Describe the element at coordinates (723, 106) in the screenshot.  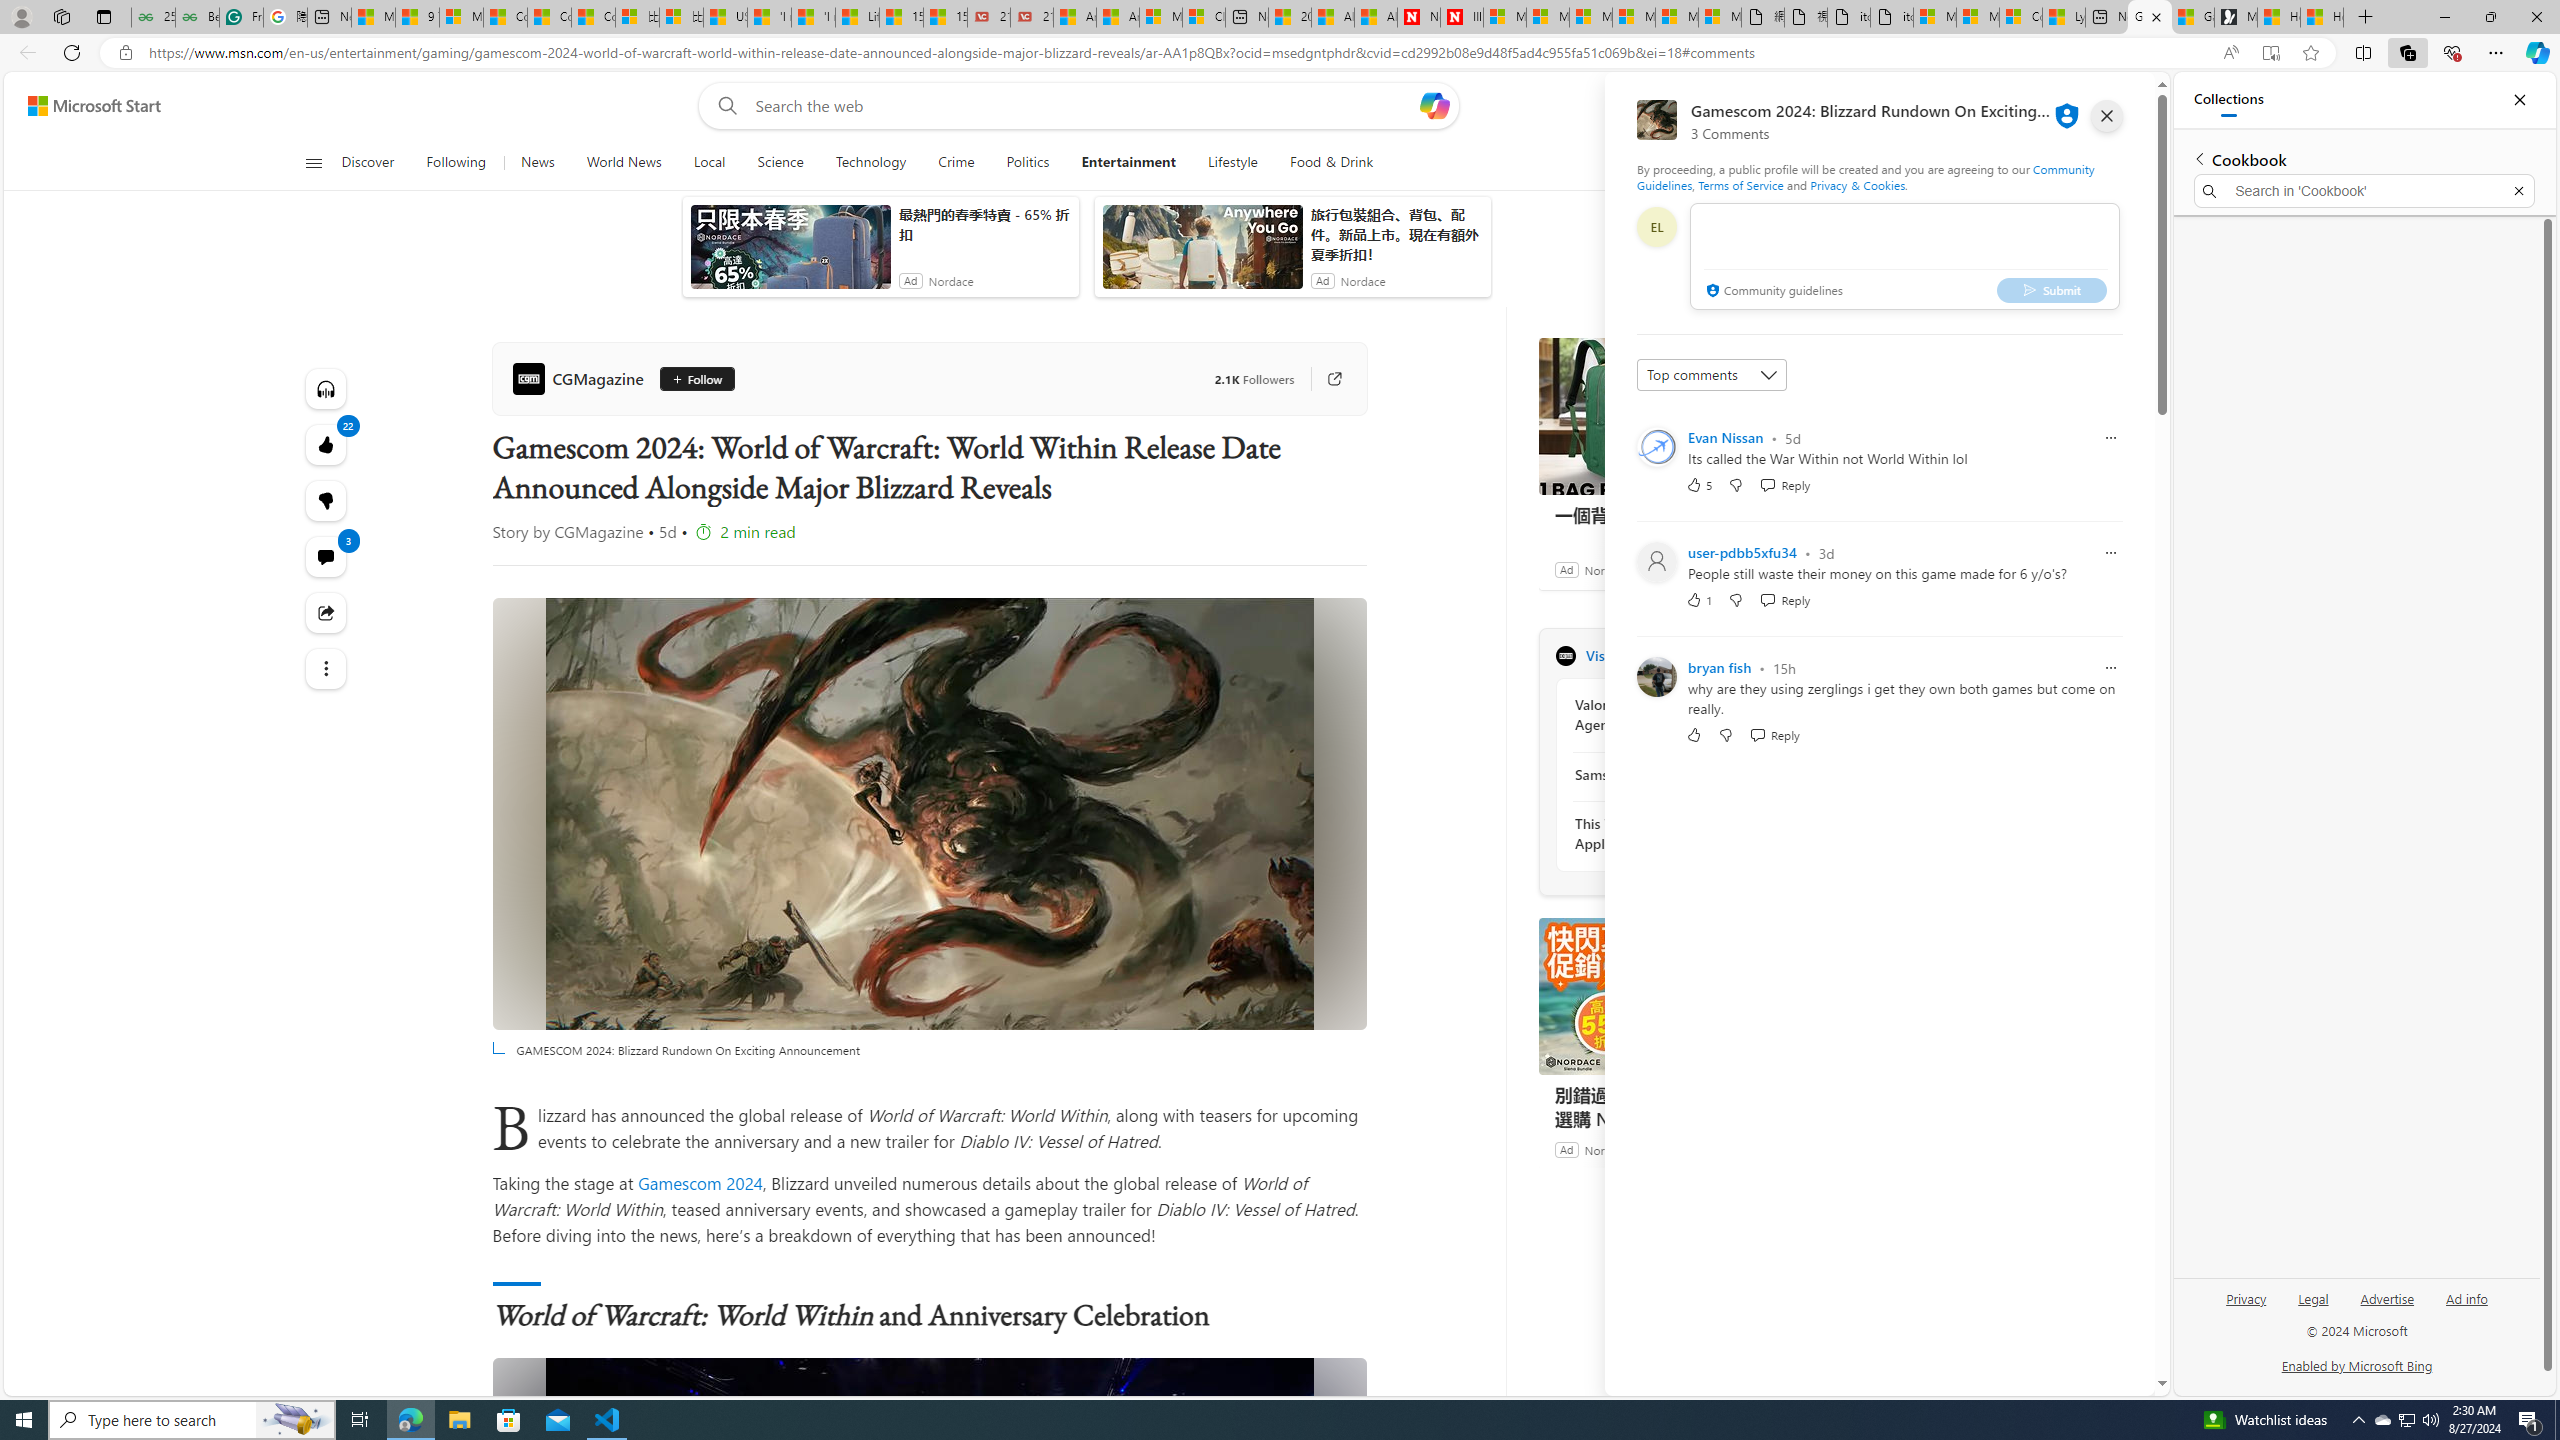
I see `'Web search'` at that location.